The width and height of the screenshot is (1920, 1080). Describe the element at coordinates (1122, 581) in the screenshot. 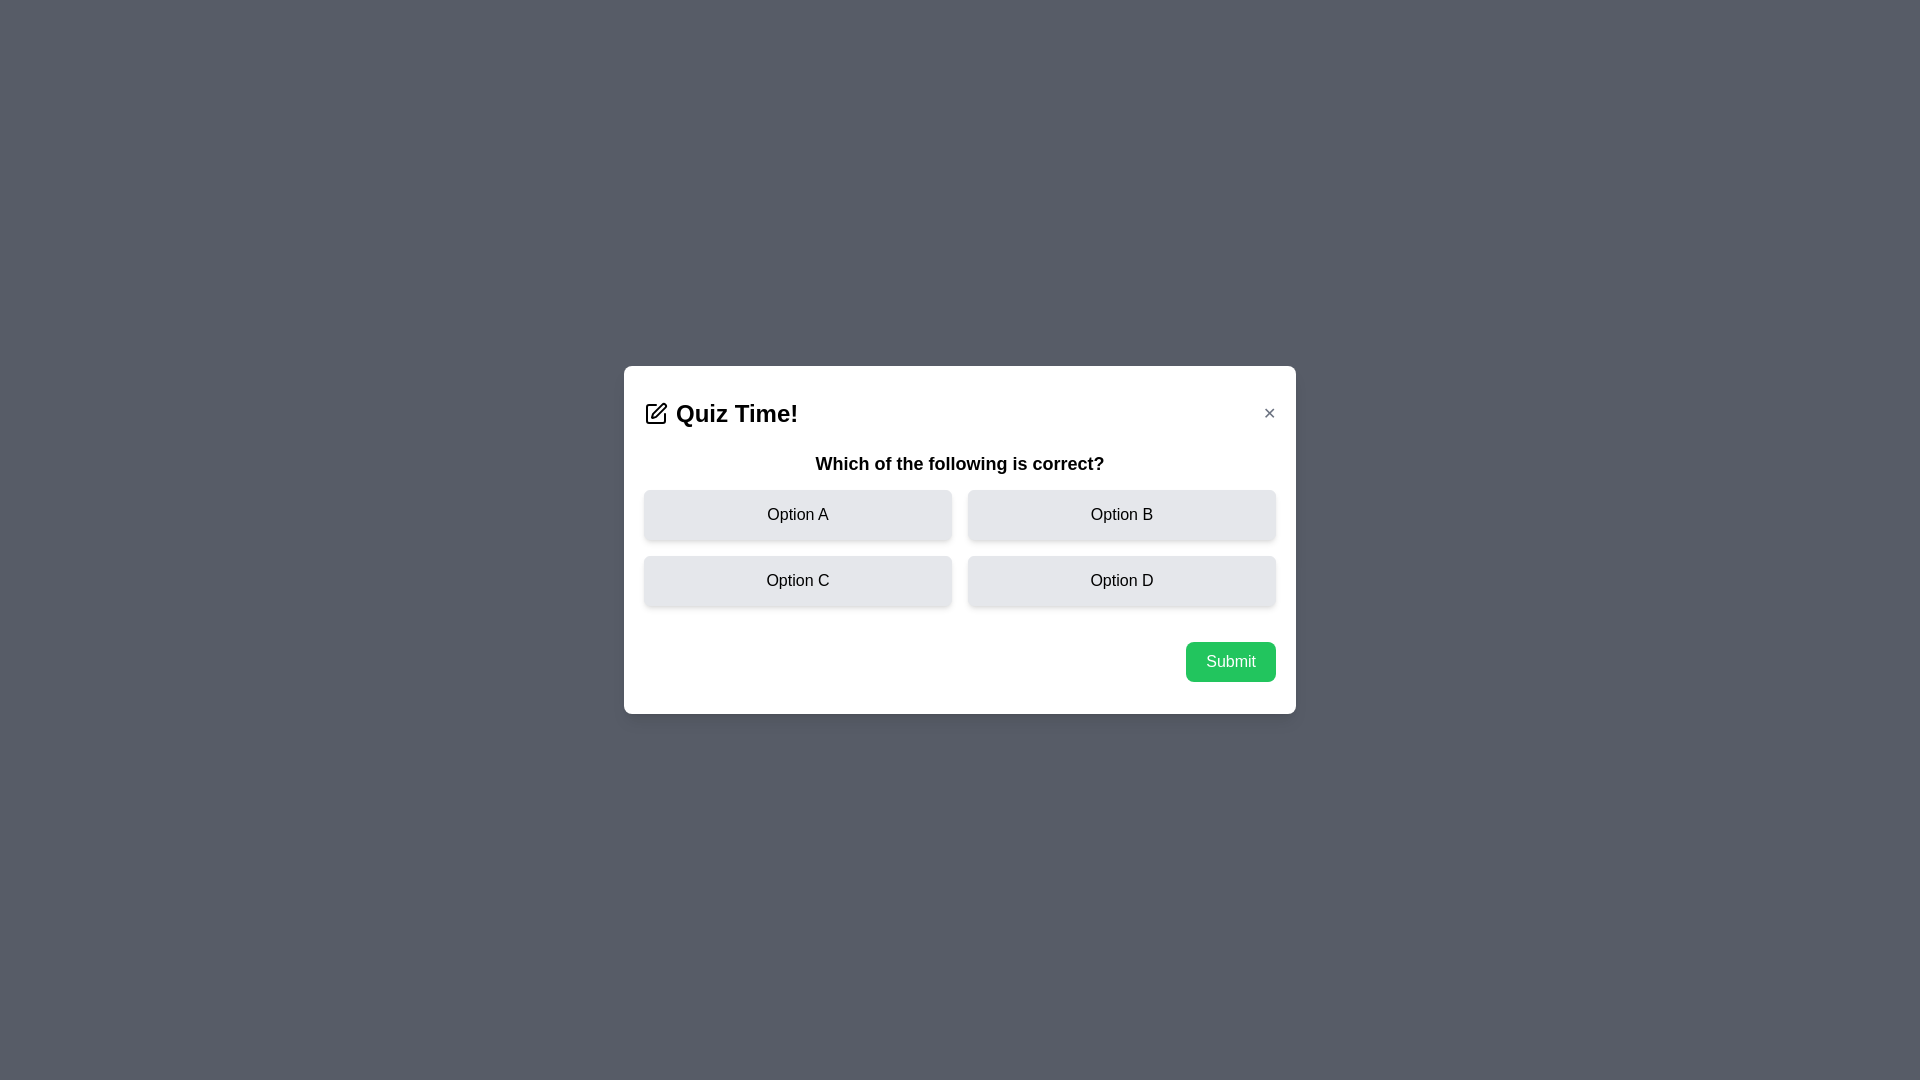

I see `the option Option D to select it` at that location.